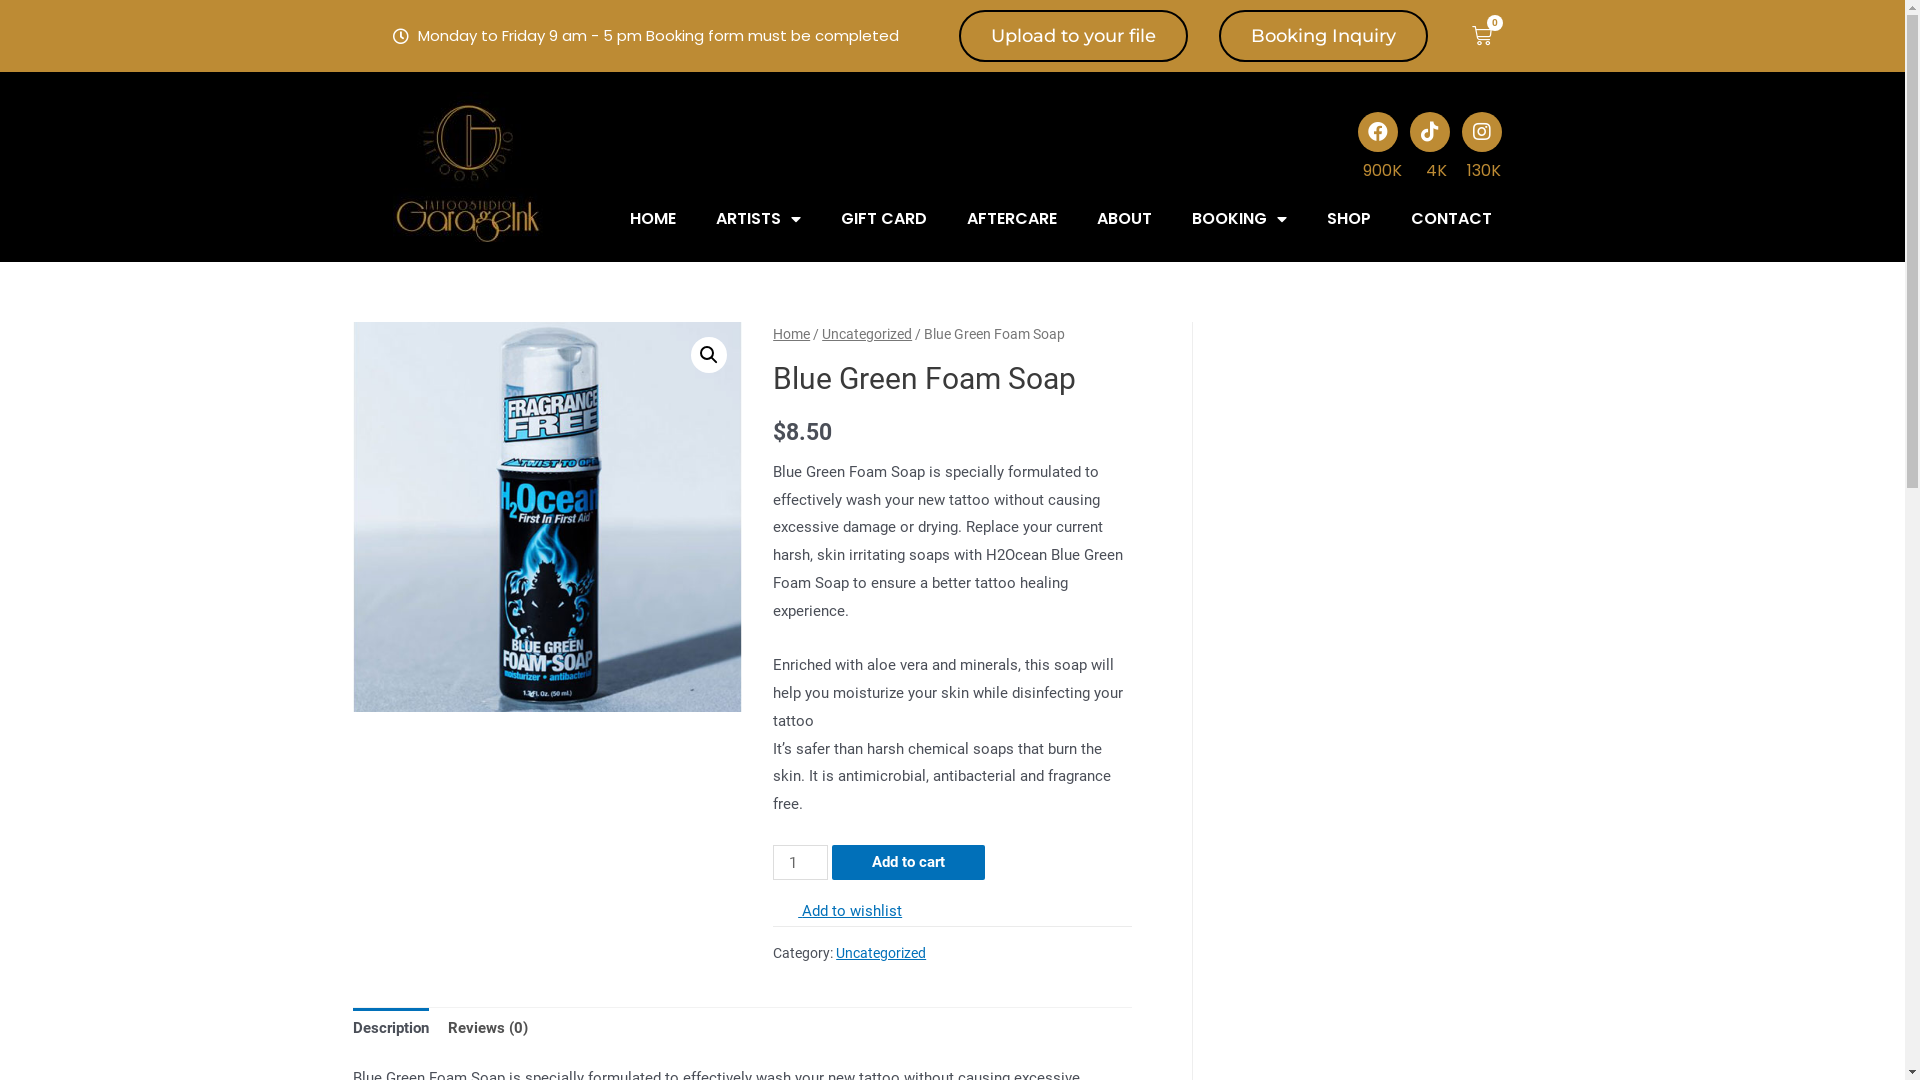  What do you see at coordinates (1390, 219) in the screenshot?
I see `'CONTACT'` at bounding box center [1390, 219].